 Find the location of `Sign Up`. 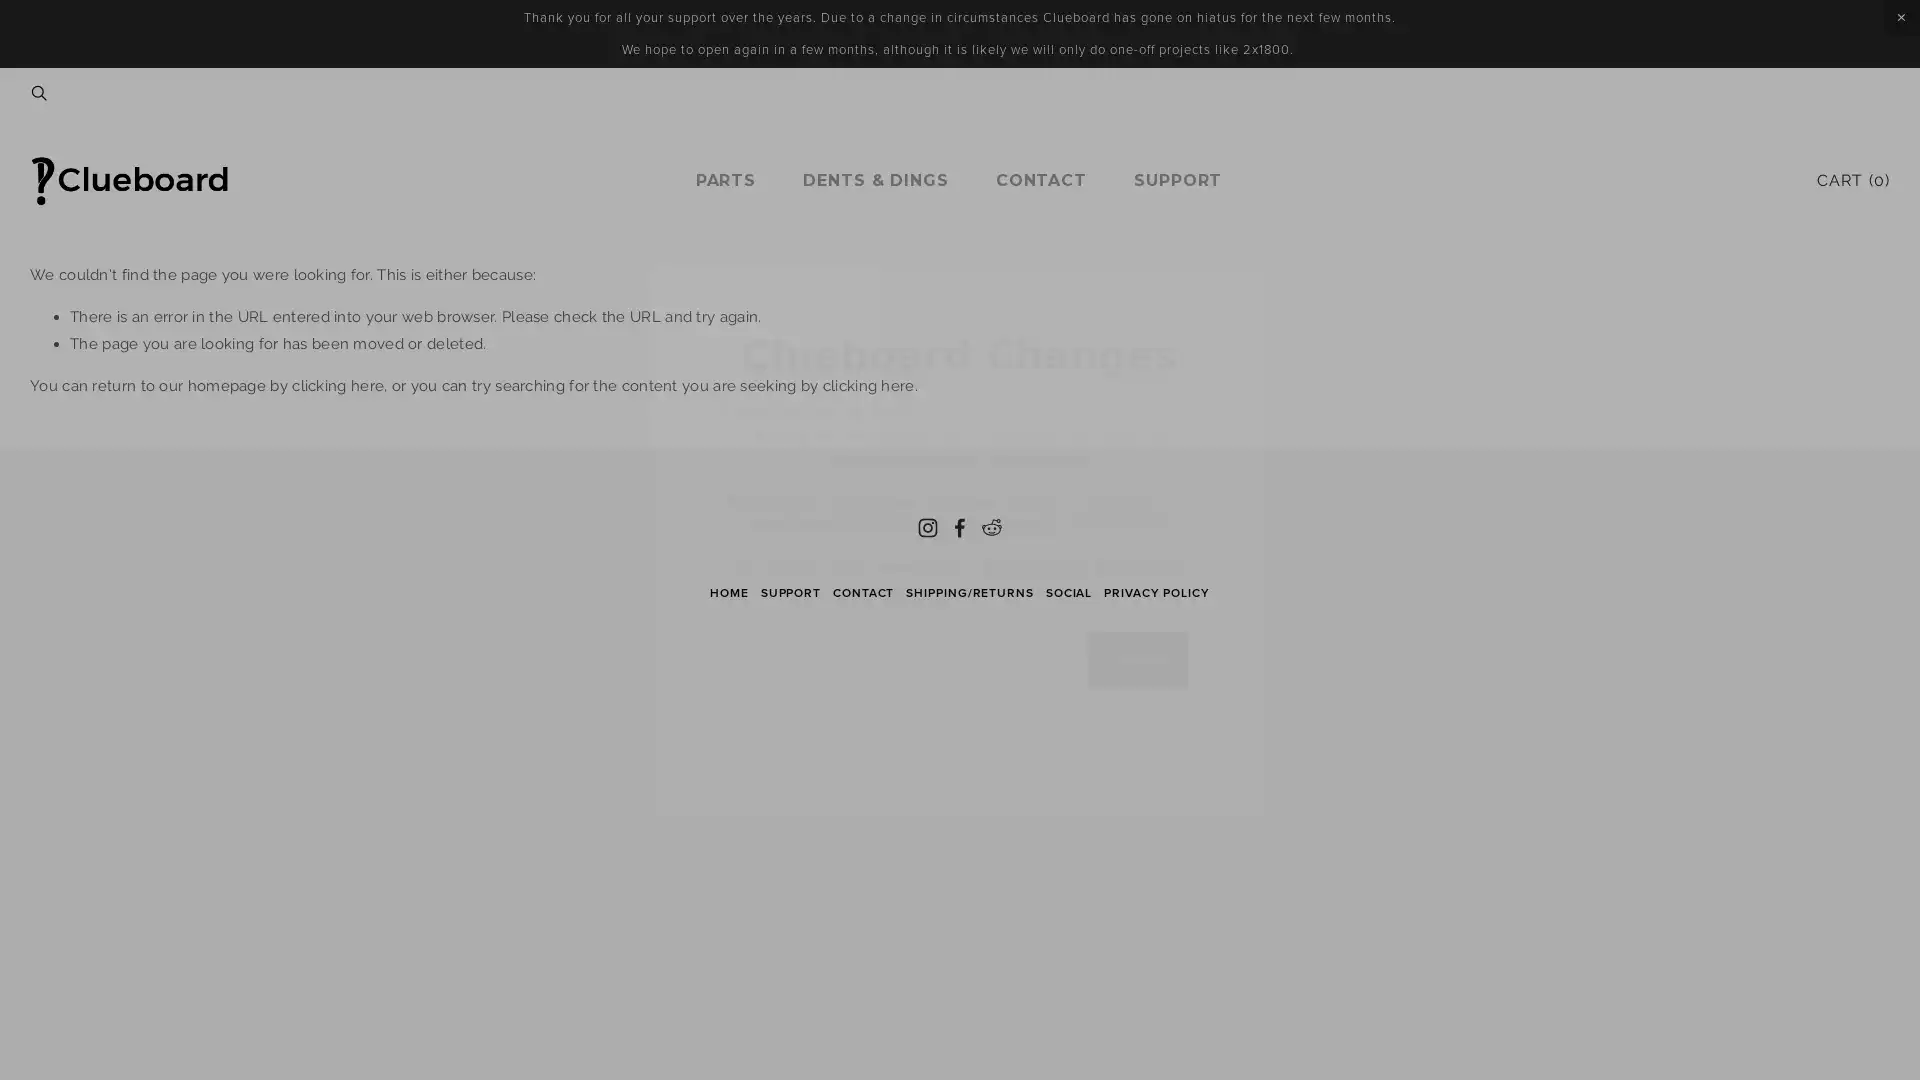

Sign Up is located at coordinates (1138, 658).